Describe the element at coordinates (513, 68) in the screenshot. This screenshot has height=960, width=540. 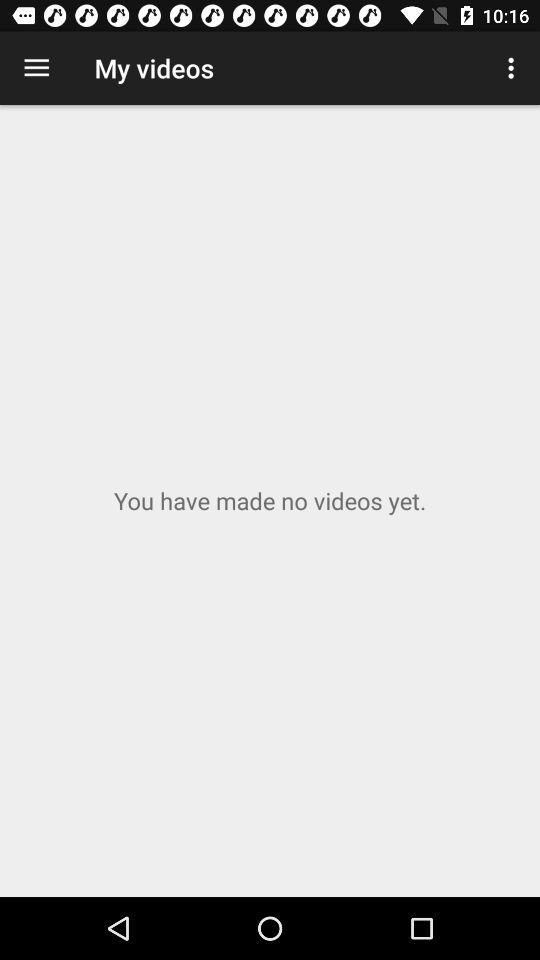
I see `icon at the top right corner` at that location.